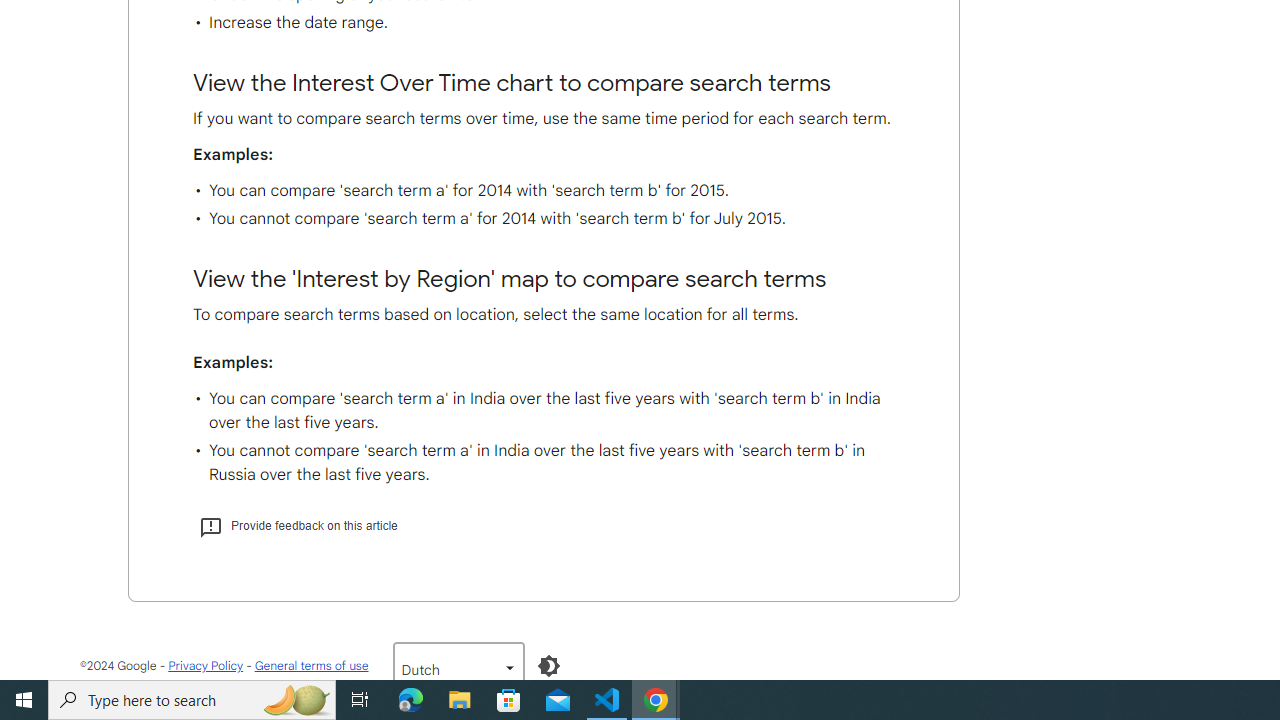 This screenshot has height=720, width=1280. Describe the element at coordinates (297, 524) in the screenshot. I see `'Provide feedback on this article'` at that location.